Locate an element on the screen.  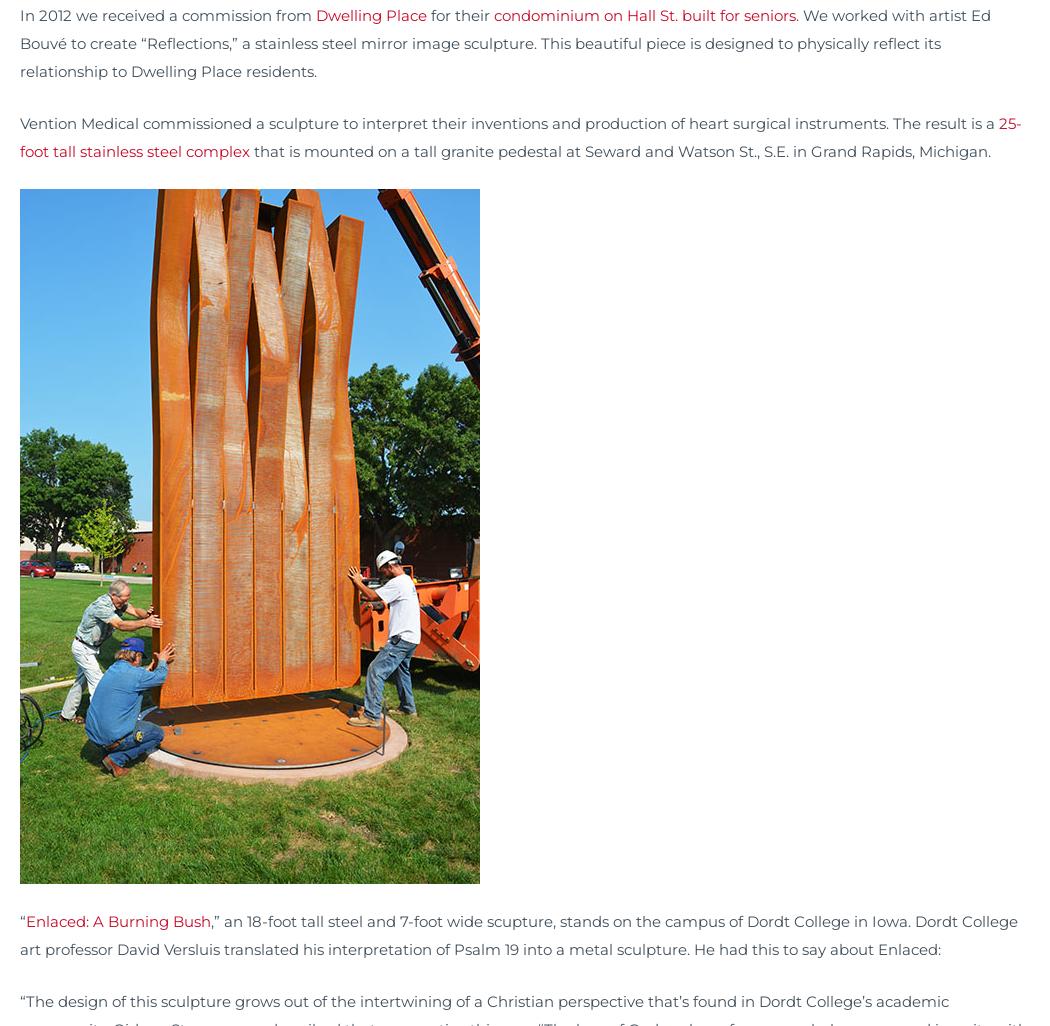
'Dwelling Place' is located at coordinates (316, 15).